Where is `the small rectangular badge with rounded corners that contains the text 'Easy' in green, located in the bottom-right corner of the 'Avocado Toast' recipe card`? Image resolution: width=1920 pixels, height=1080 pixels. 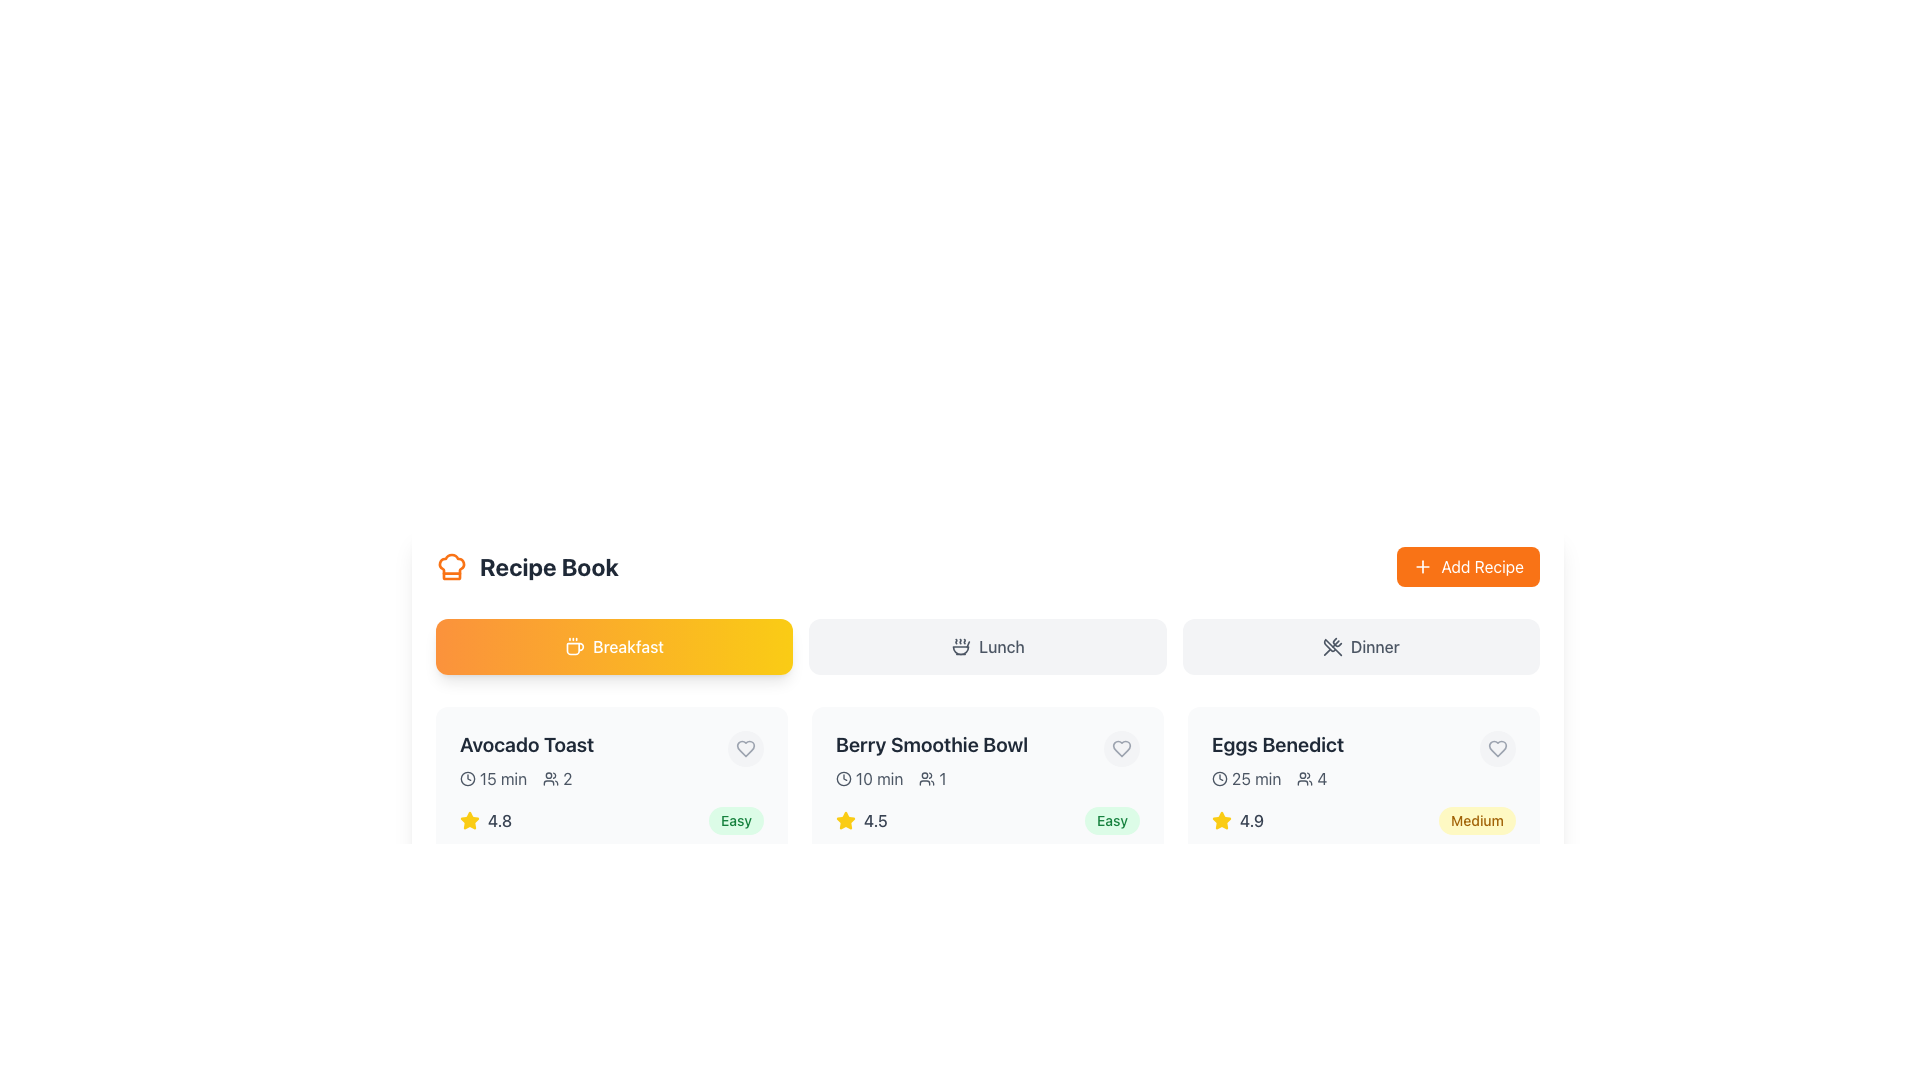 the small rectangular badge with rounded corners that contains the text 'Easy' in green, located in the bottom-right corner of the 'Avocado Toast' recipe card is located at coordinates (735, 821).